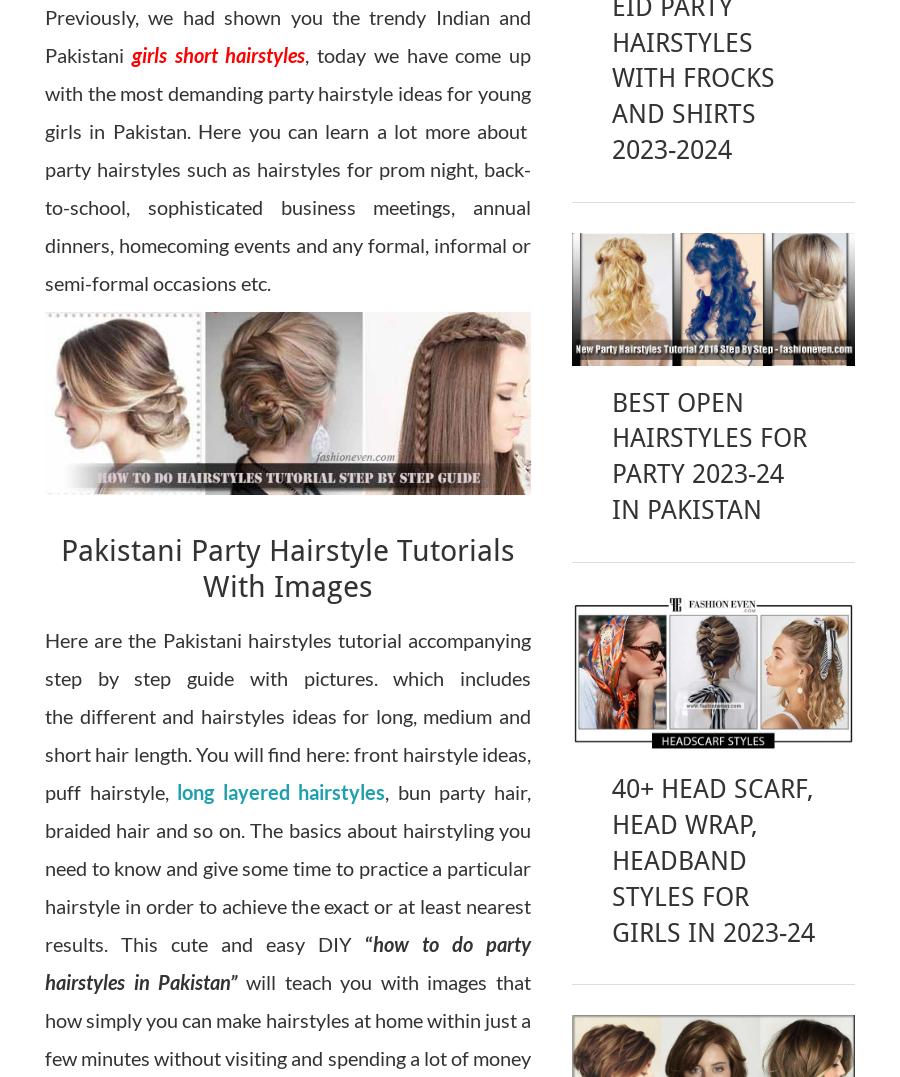 Image resolution: width=900 pixels, height=1077 pixels. What do you see at coordinates (217, 55) in the screenshot?
I see `'girls short hairstyles'` at bounding box center [217, 55].